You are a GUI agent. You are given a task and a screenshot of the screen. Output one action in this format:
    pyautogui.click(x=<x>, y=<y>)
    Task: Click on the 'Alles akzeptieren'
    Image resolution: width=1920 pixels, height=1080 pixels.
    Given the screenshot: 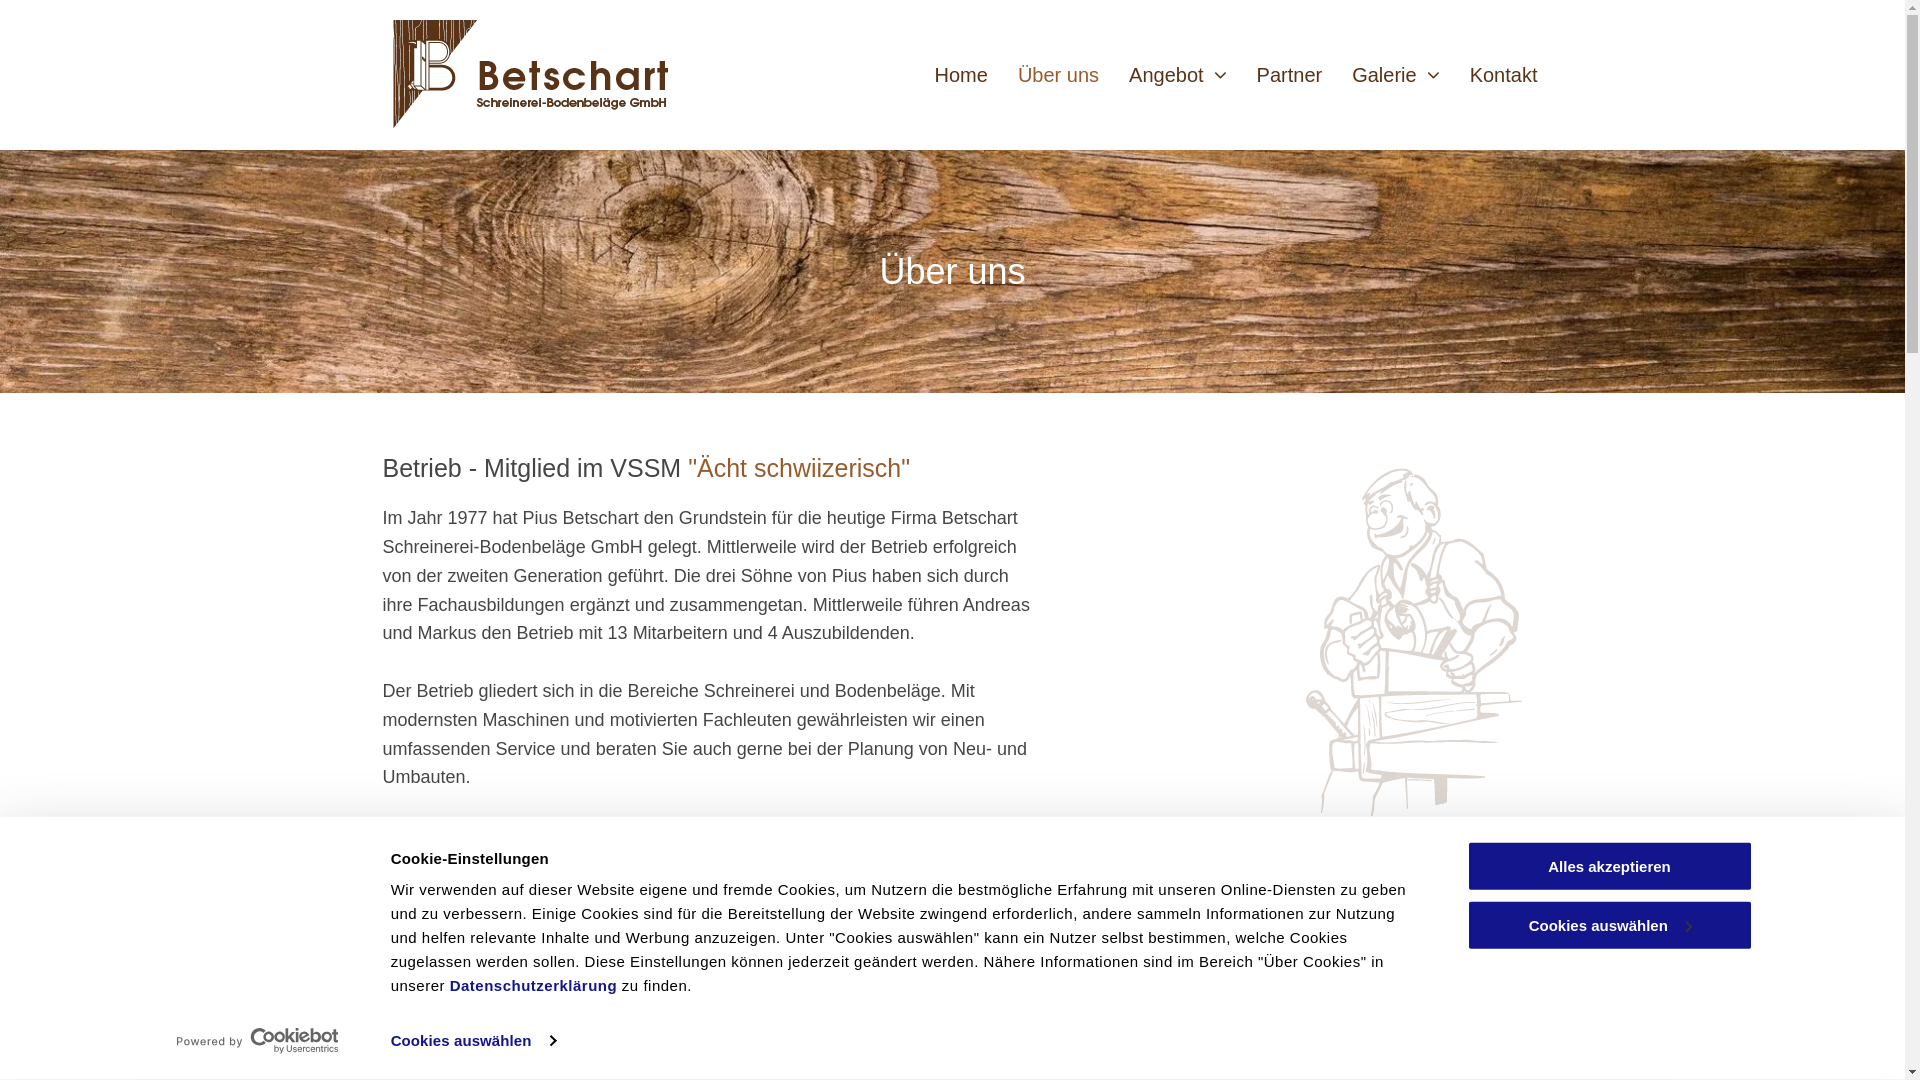 What is the action you would take?
    pyautogui.click(x=1465, y=865)
    